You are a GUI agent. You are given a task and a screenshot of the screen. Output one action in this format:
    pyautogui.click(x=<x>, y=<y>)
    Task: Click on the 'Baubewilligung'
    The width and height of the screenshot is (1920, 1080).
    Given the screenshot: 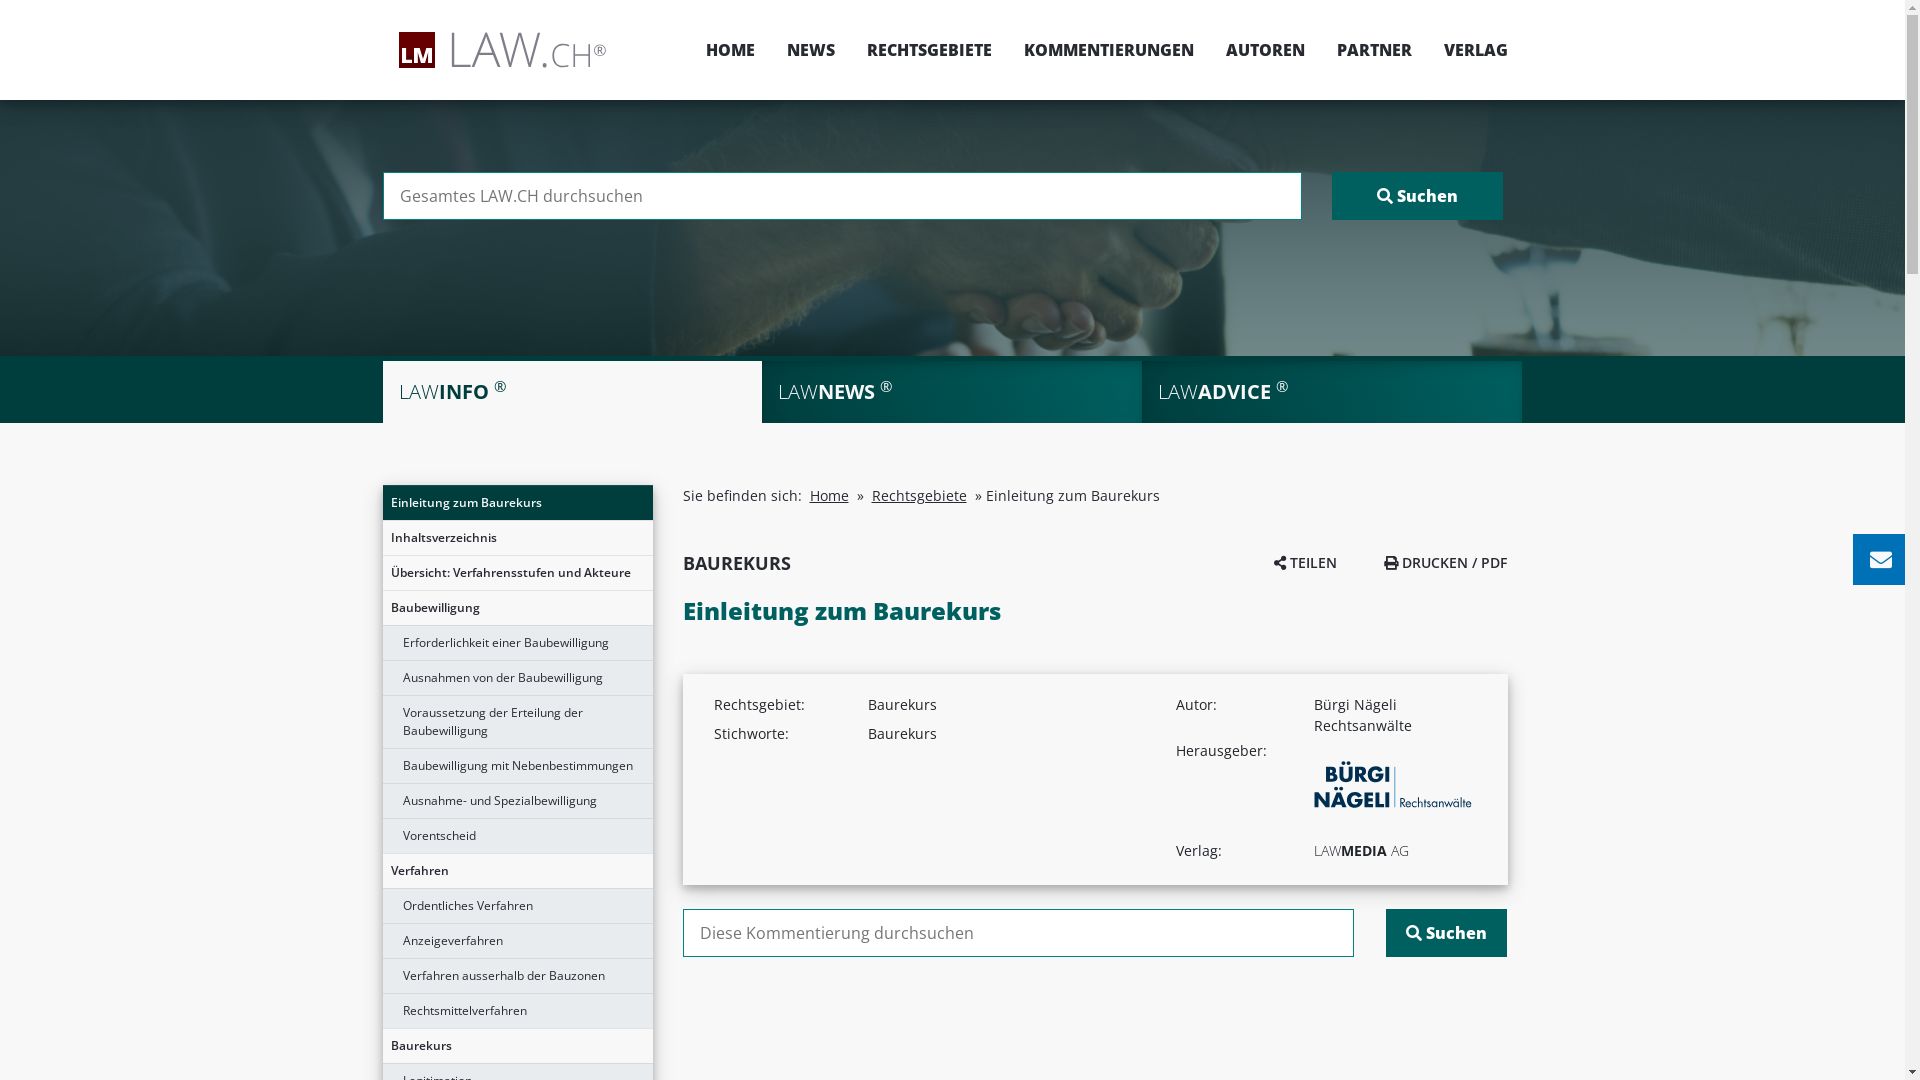 What is the action you would take?
    pyautogui.click(x=382, y=607)
    